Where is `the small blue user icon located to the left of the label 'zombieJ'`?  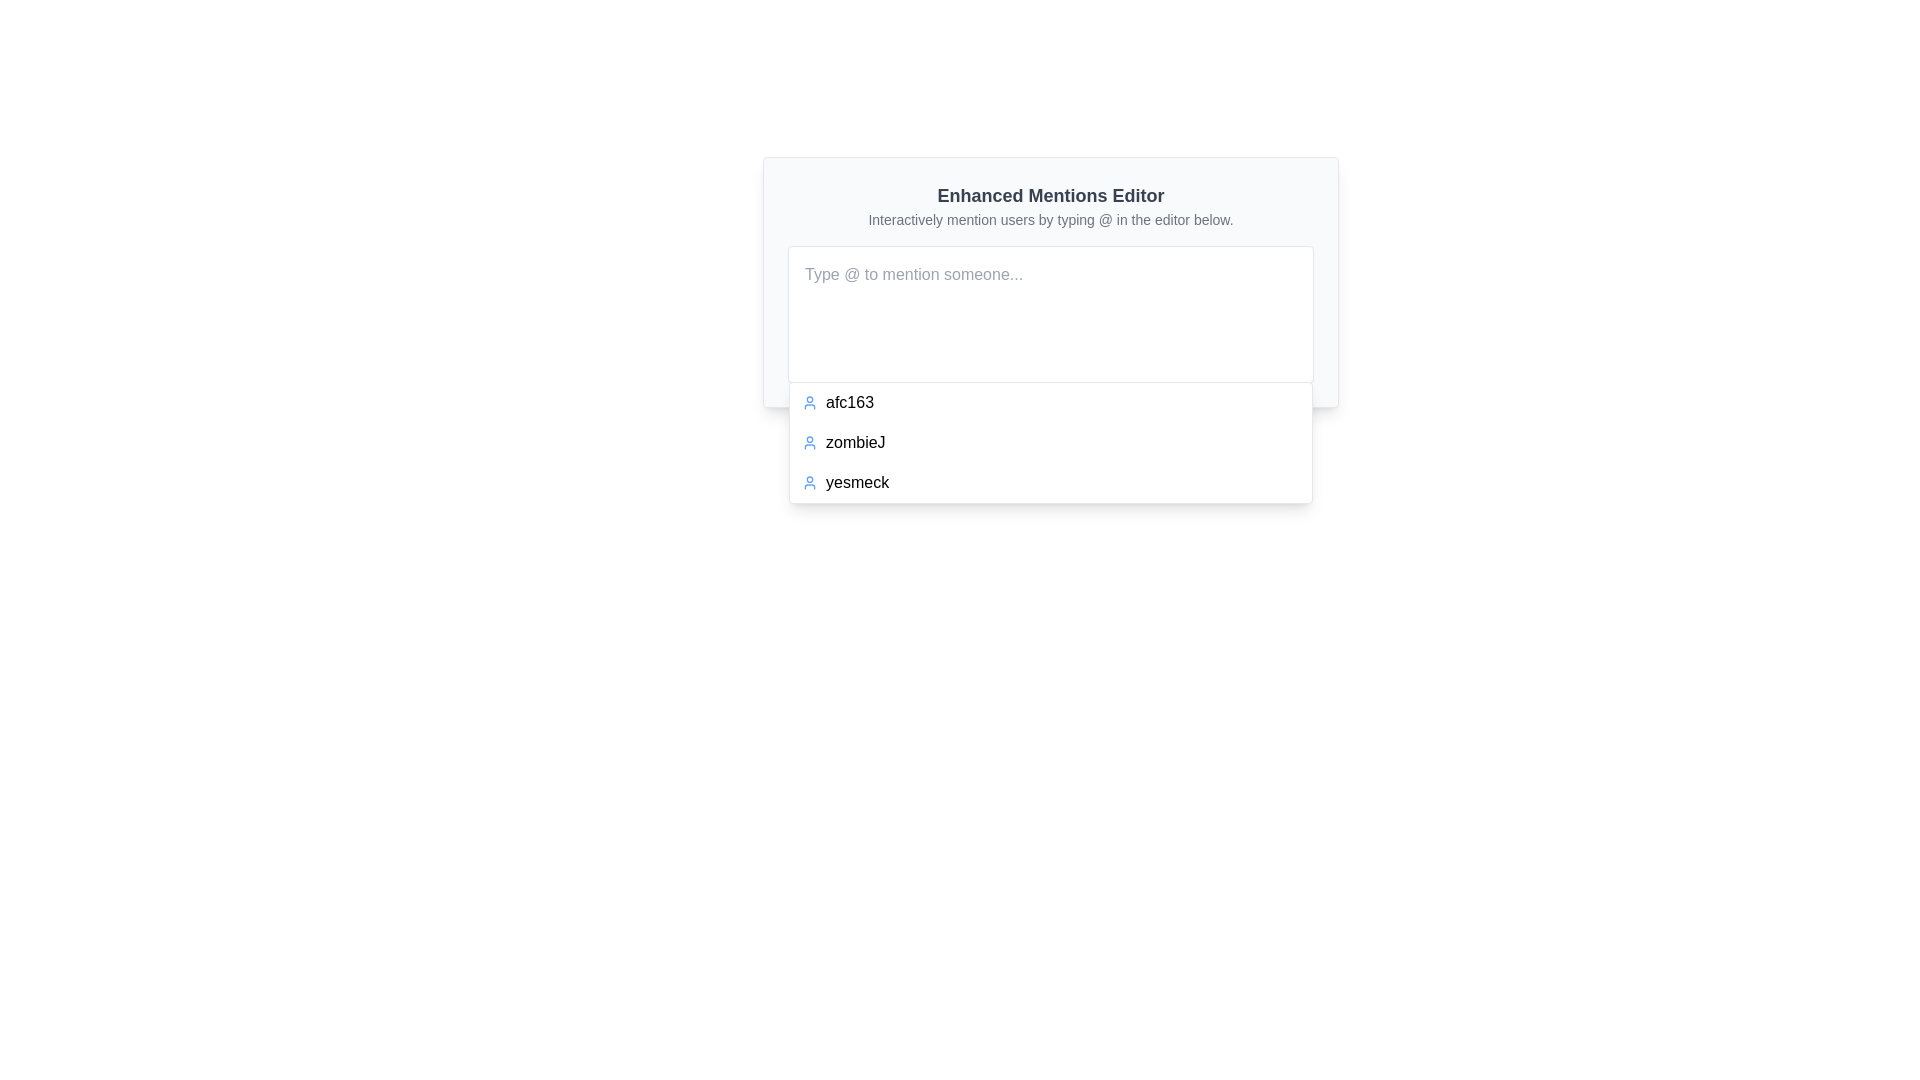
the small blue user icon located to the left of the label 'zombieJ' is located at coordinates (810, 442).